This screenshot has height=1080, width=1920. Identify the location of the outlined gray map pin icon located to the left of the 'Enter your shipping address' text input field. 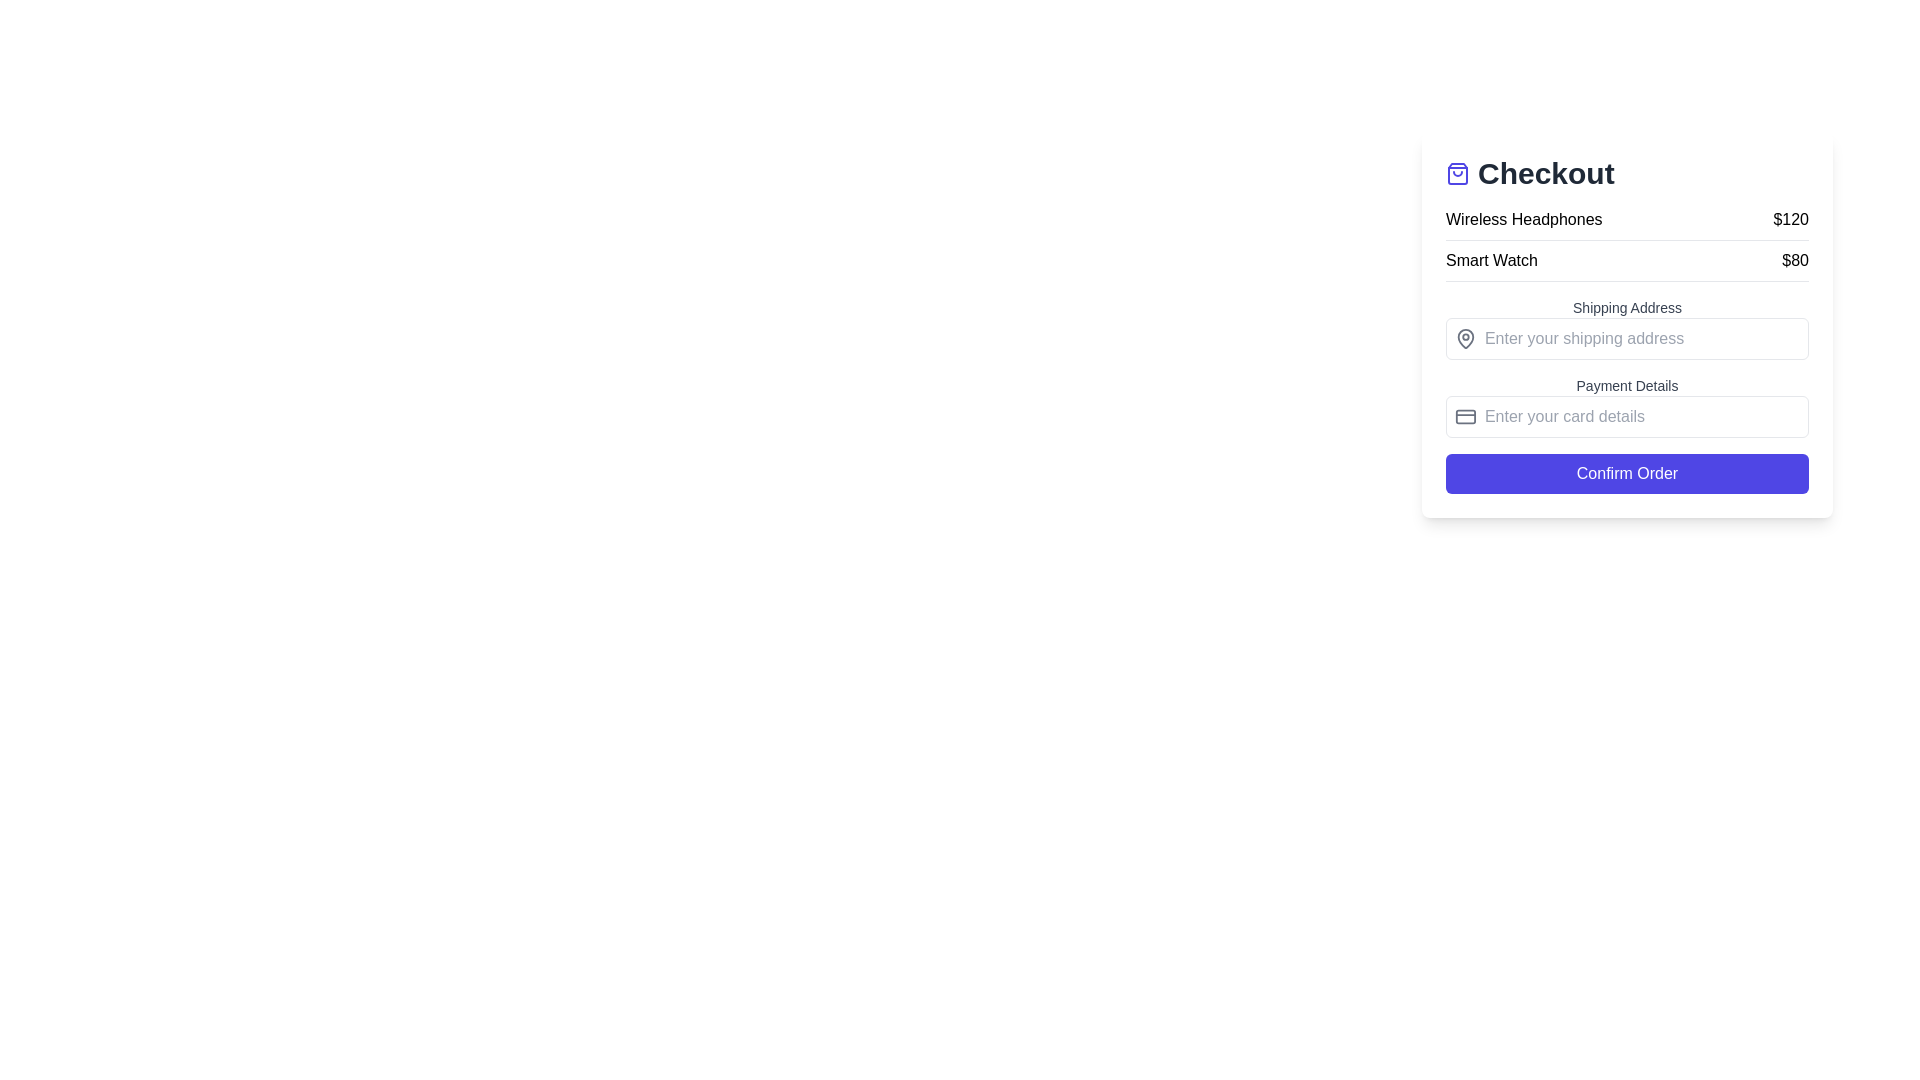
(1465, 338).